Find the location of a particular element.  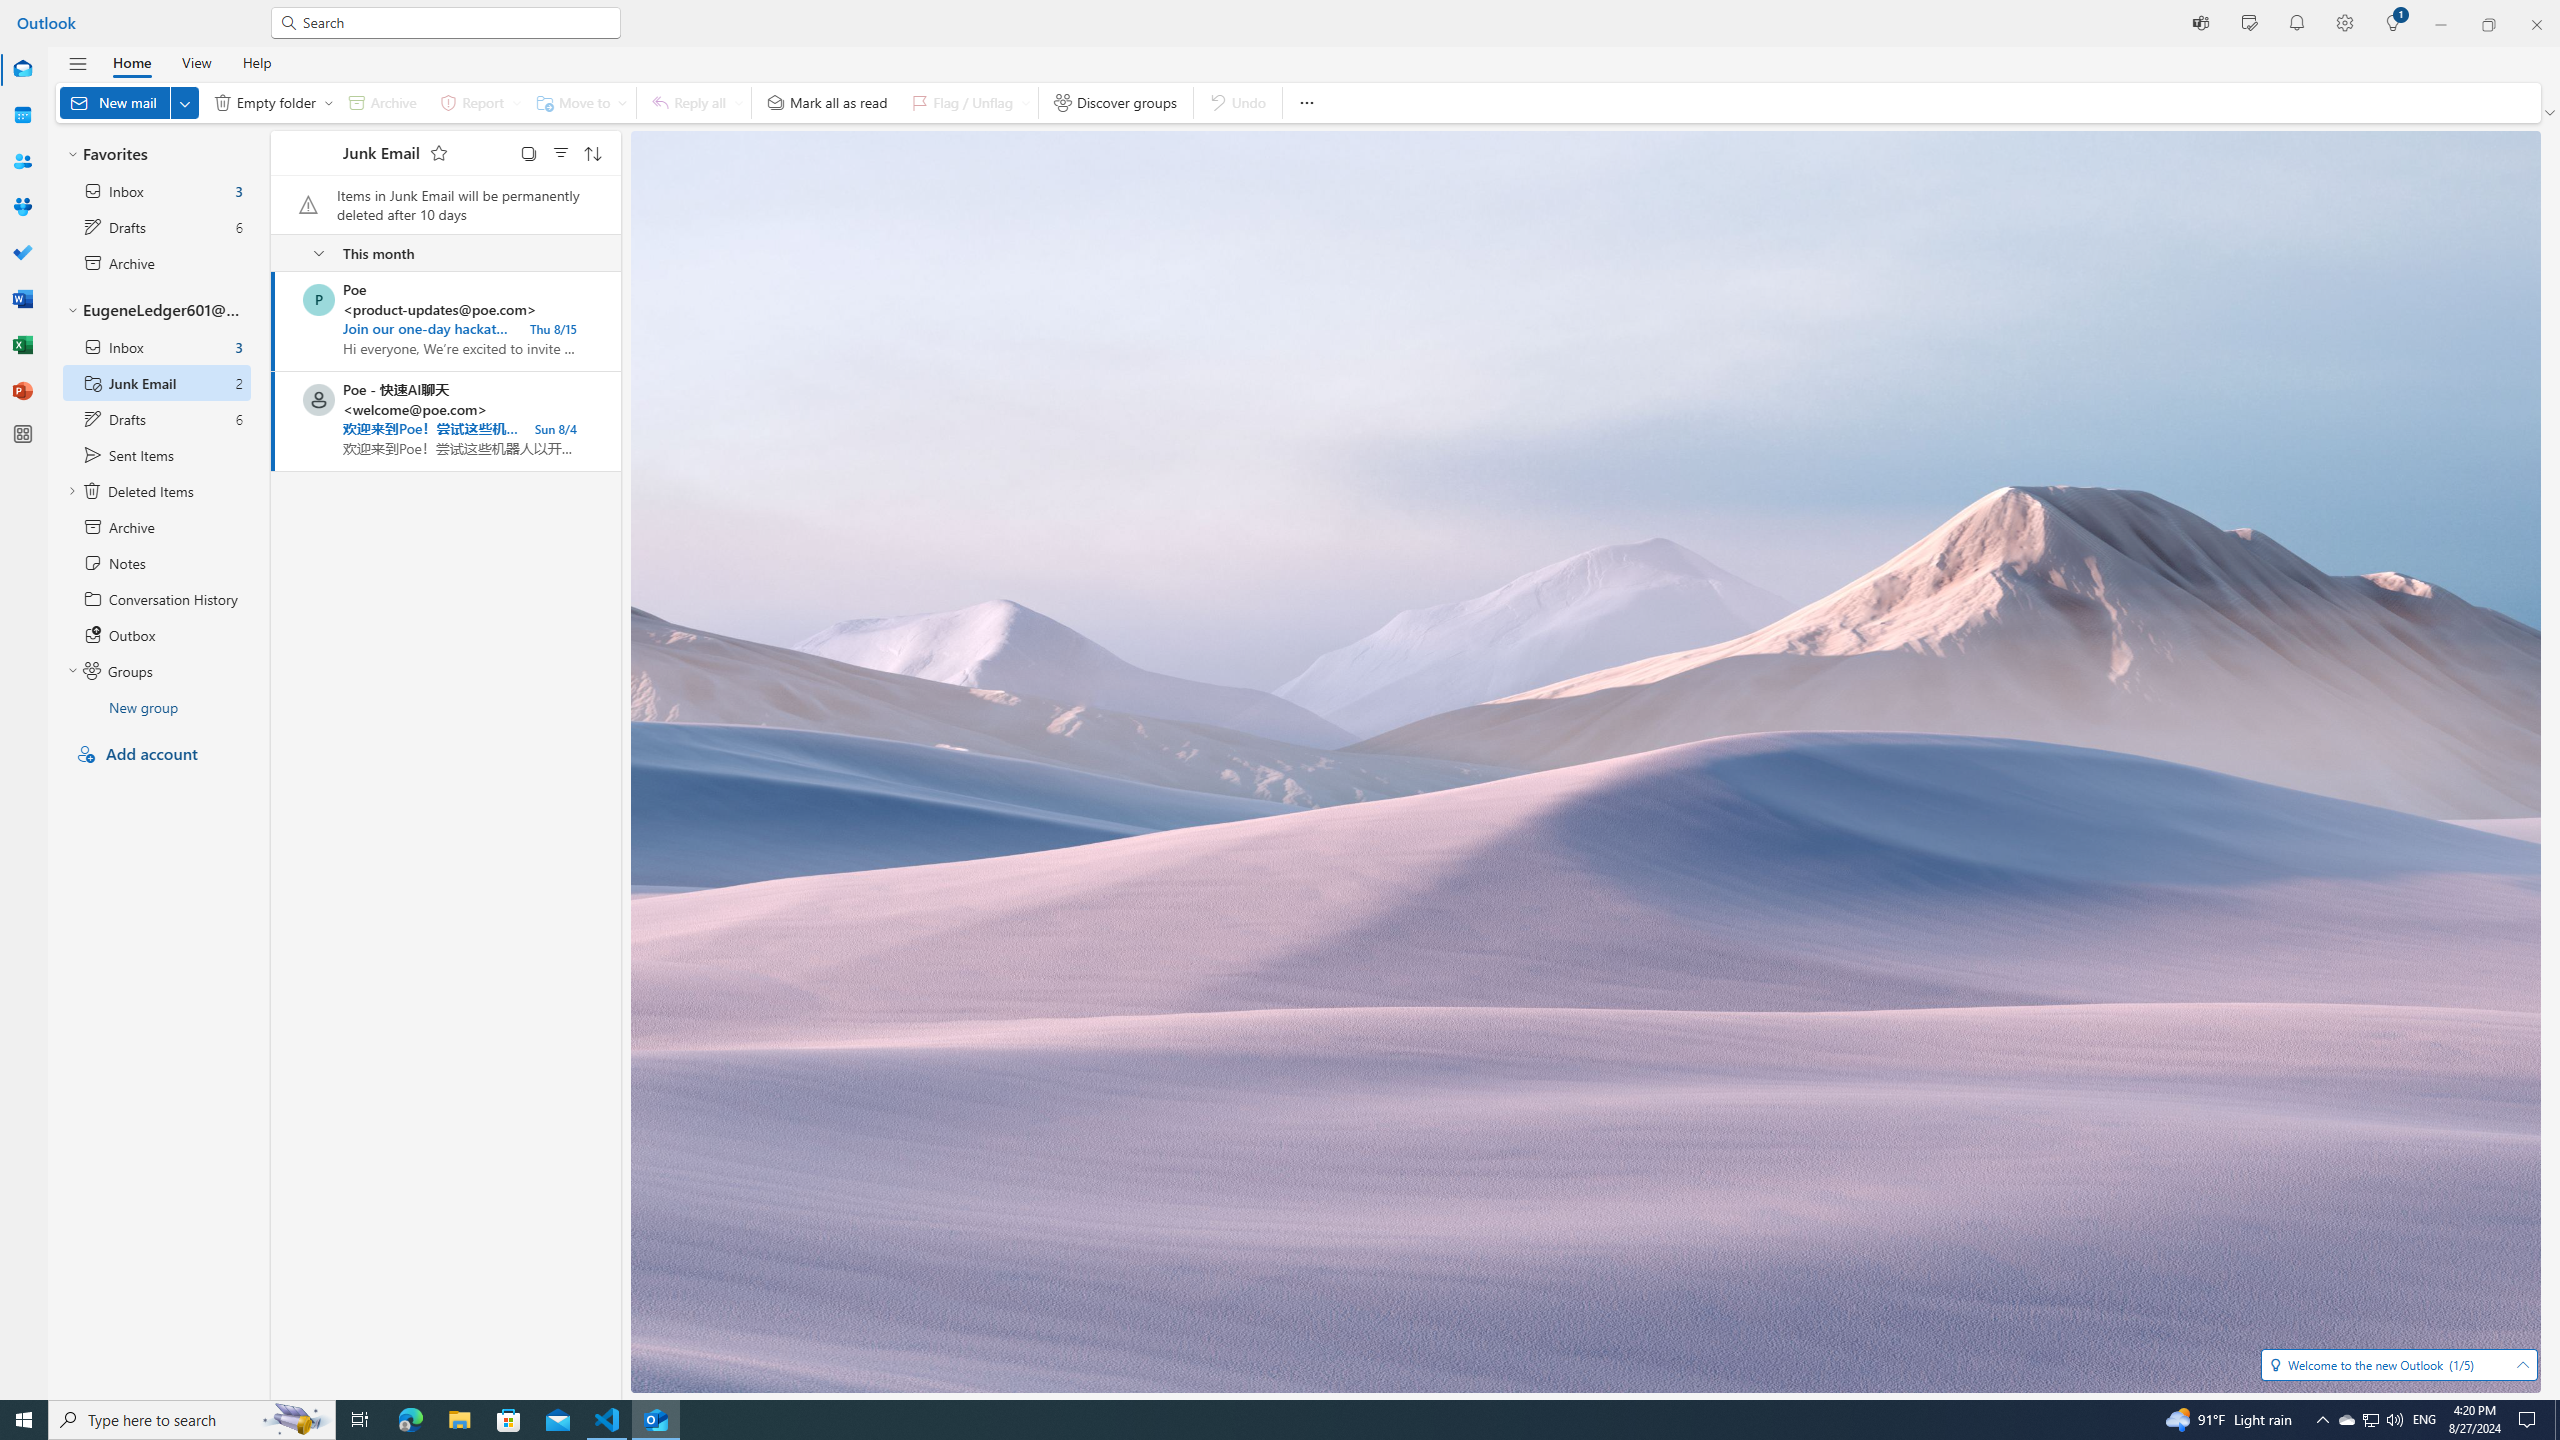

'Favorites' is located at coordinates (156, 153).